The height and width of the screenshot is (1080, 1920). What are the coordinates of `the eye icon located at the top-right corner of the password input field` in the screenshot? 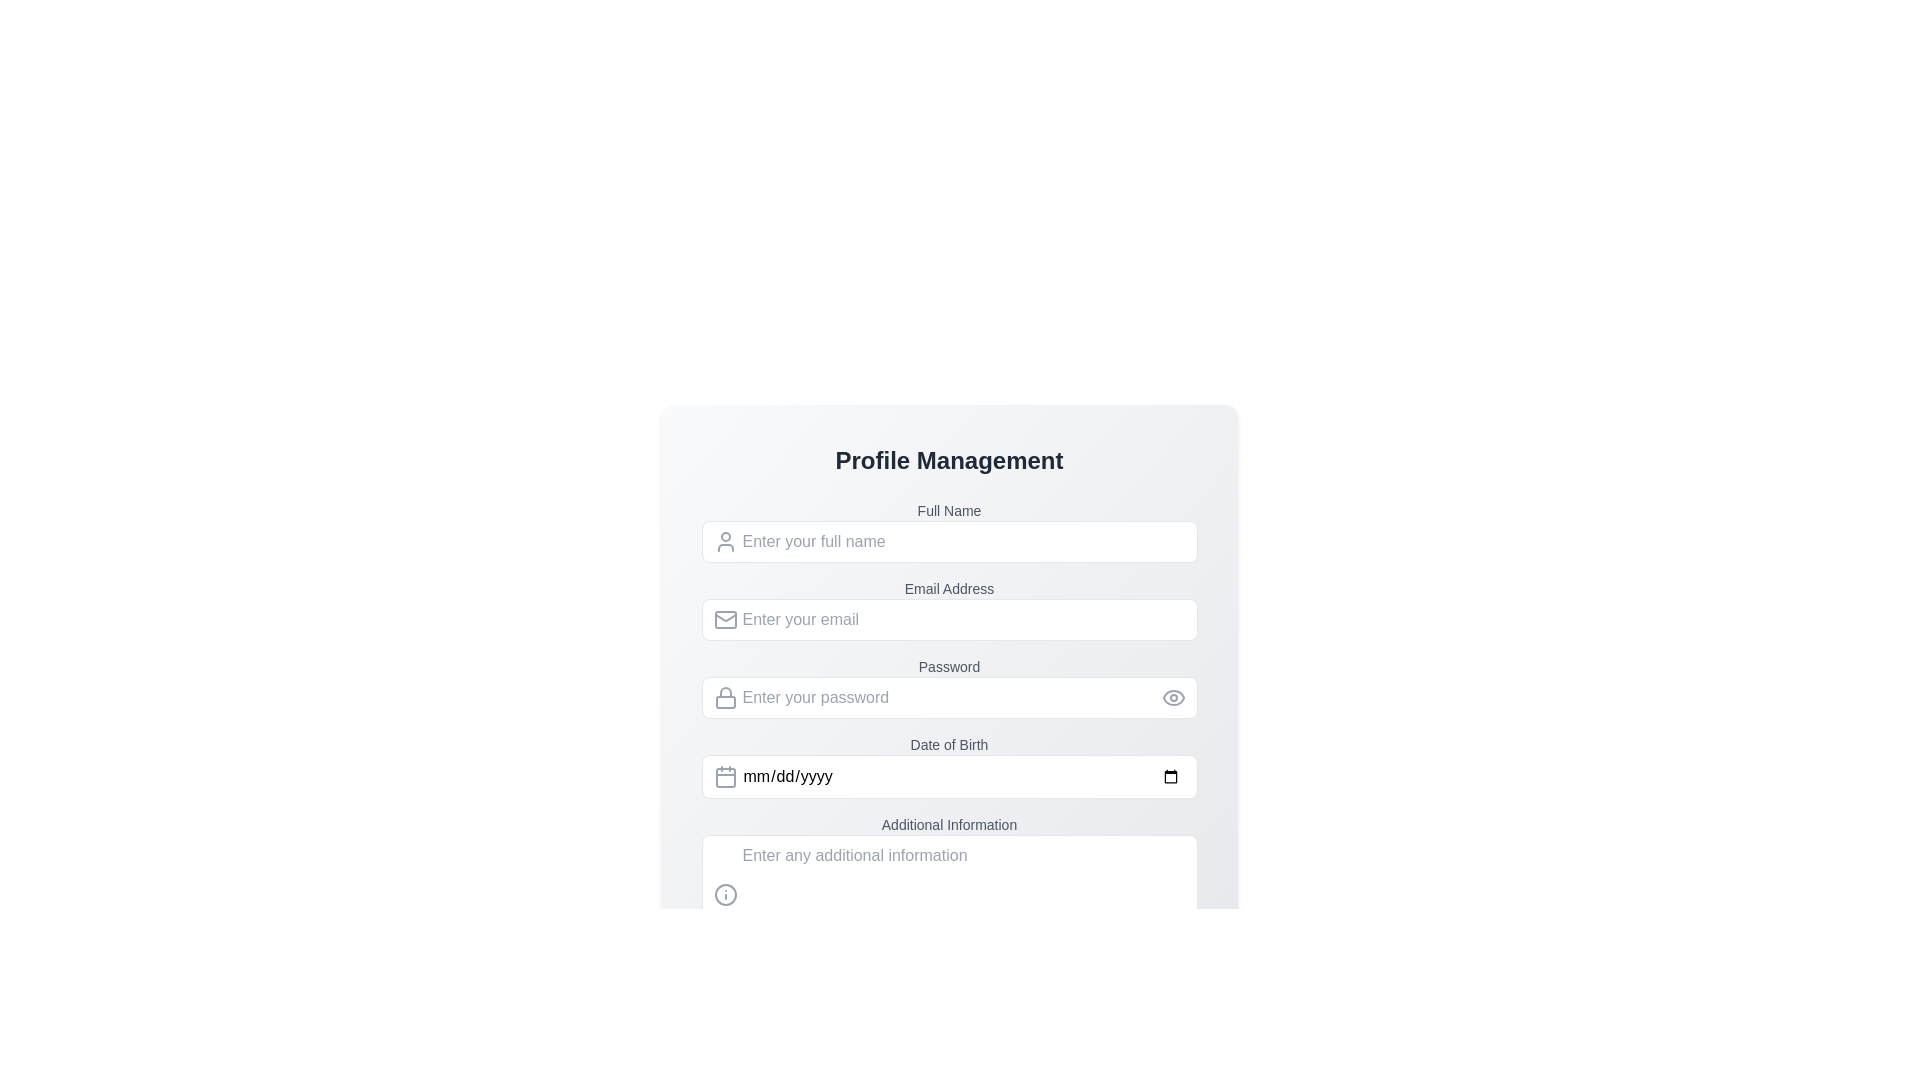 It's located at (1173, 697).